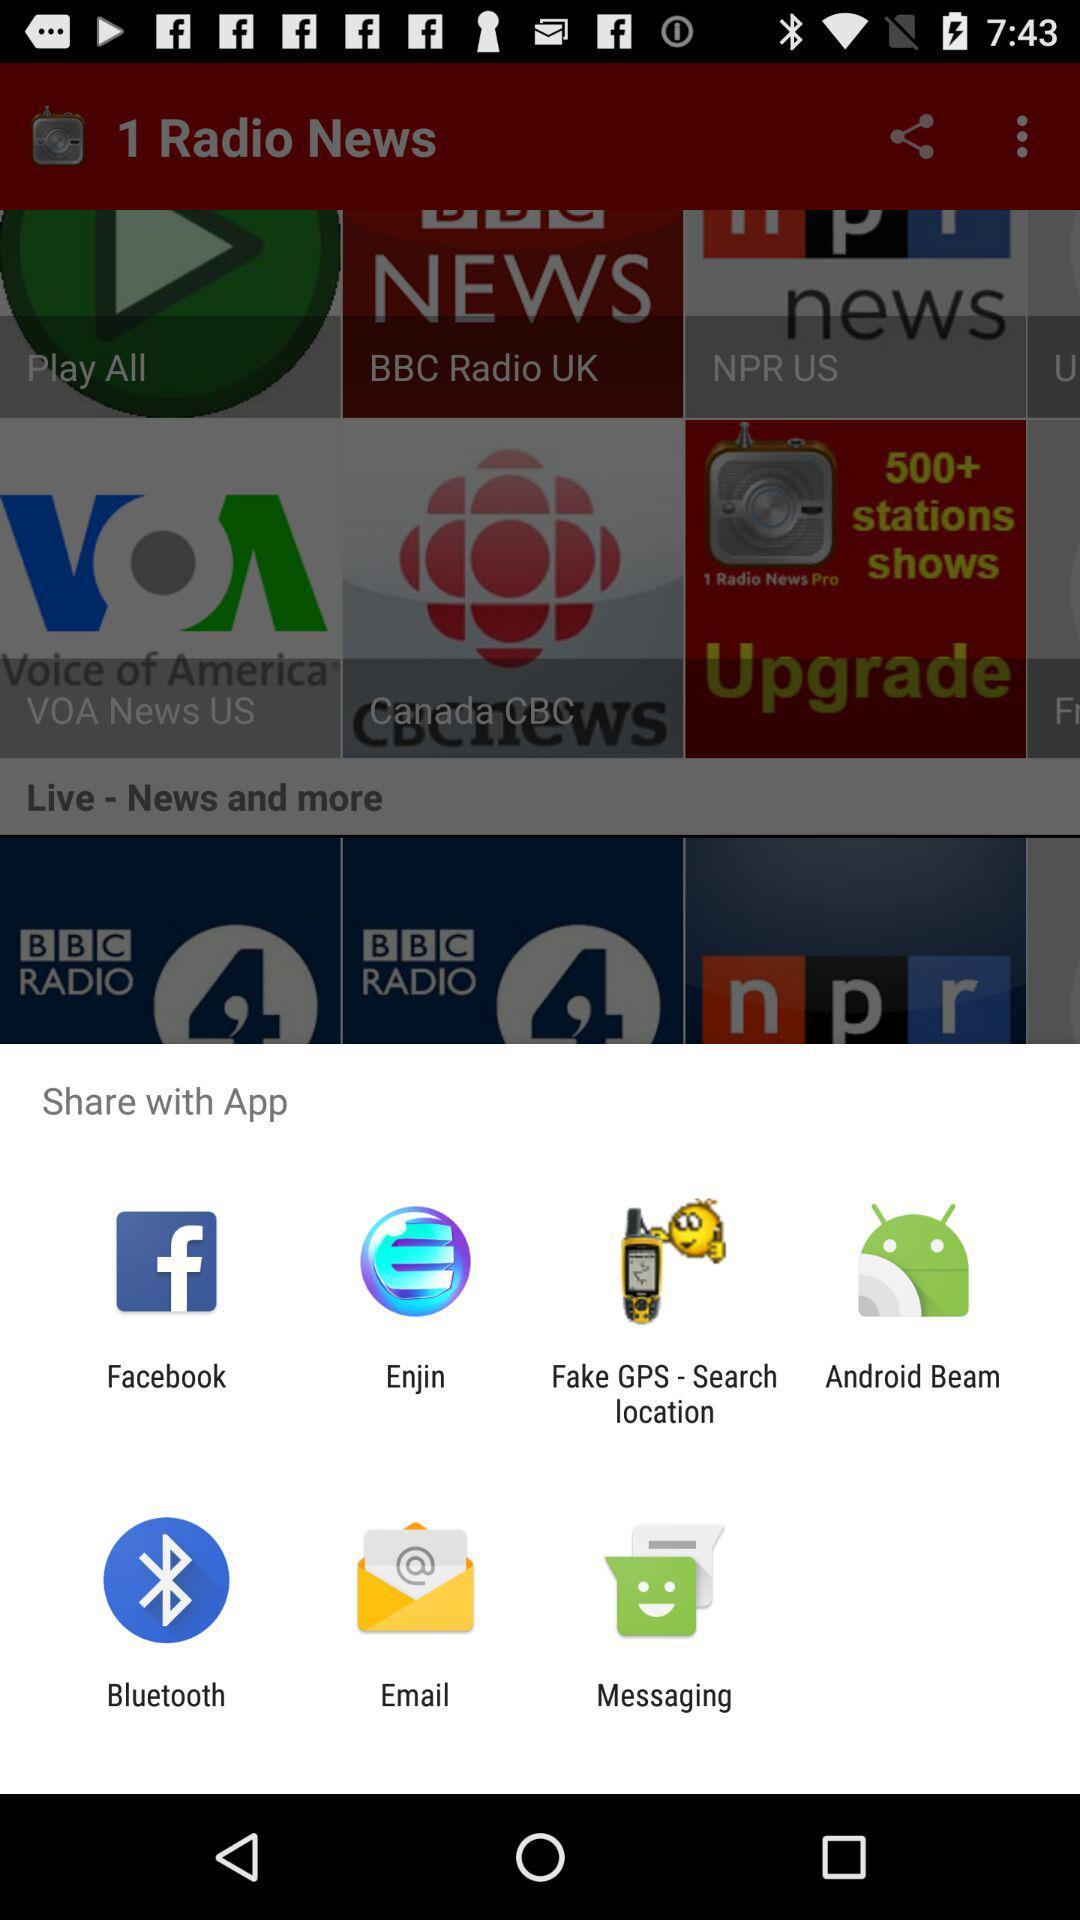 This screenshot has width=1080, height=1920. What do you see at coordinates (165, 1711) in the screenshot?
I see `bluetooth item` at bounding box center [165, 1711].